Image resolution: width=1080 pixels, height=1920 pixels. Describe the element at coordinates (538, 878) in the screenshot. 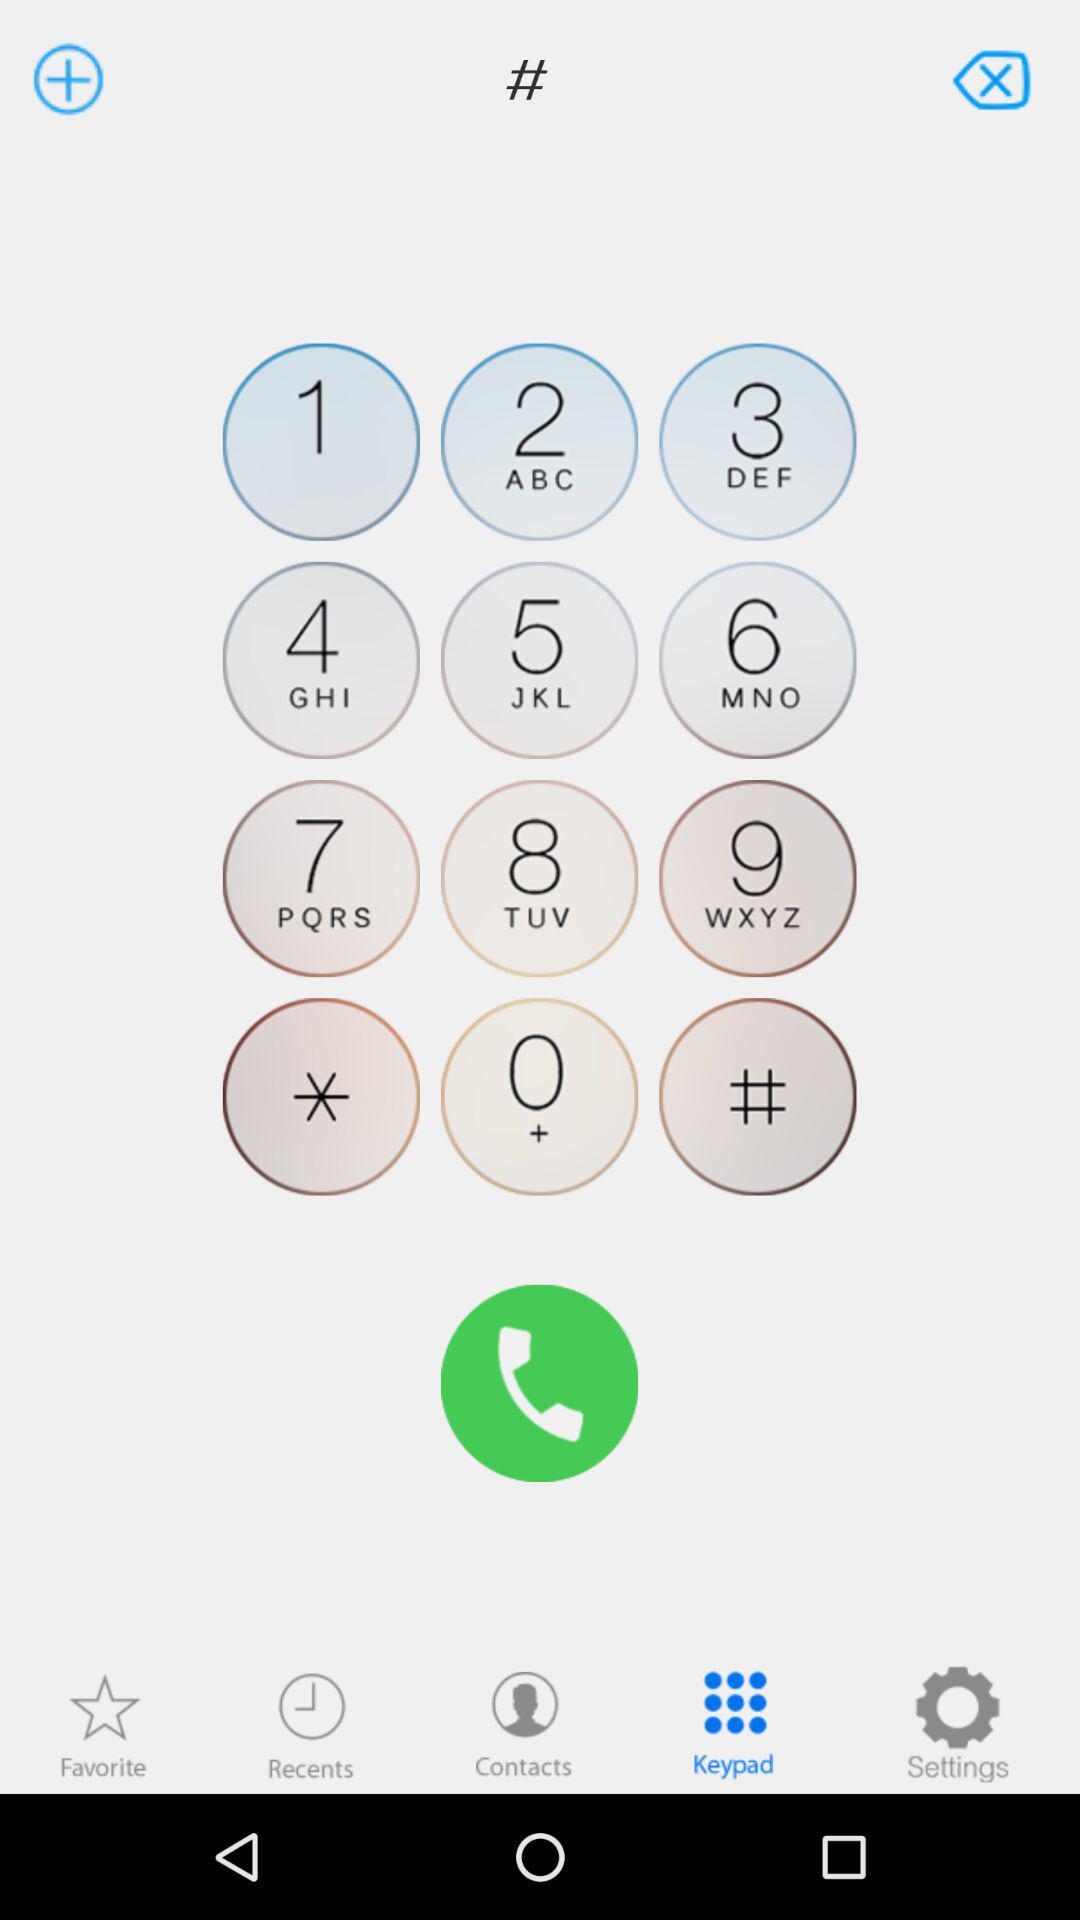

I see `press 8` at that location.